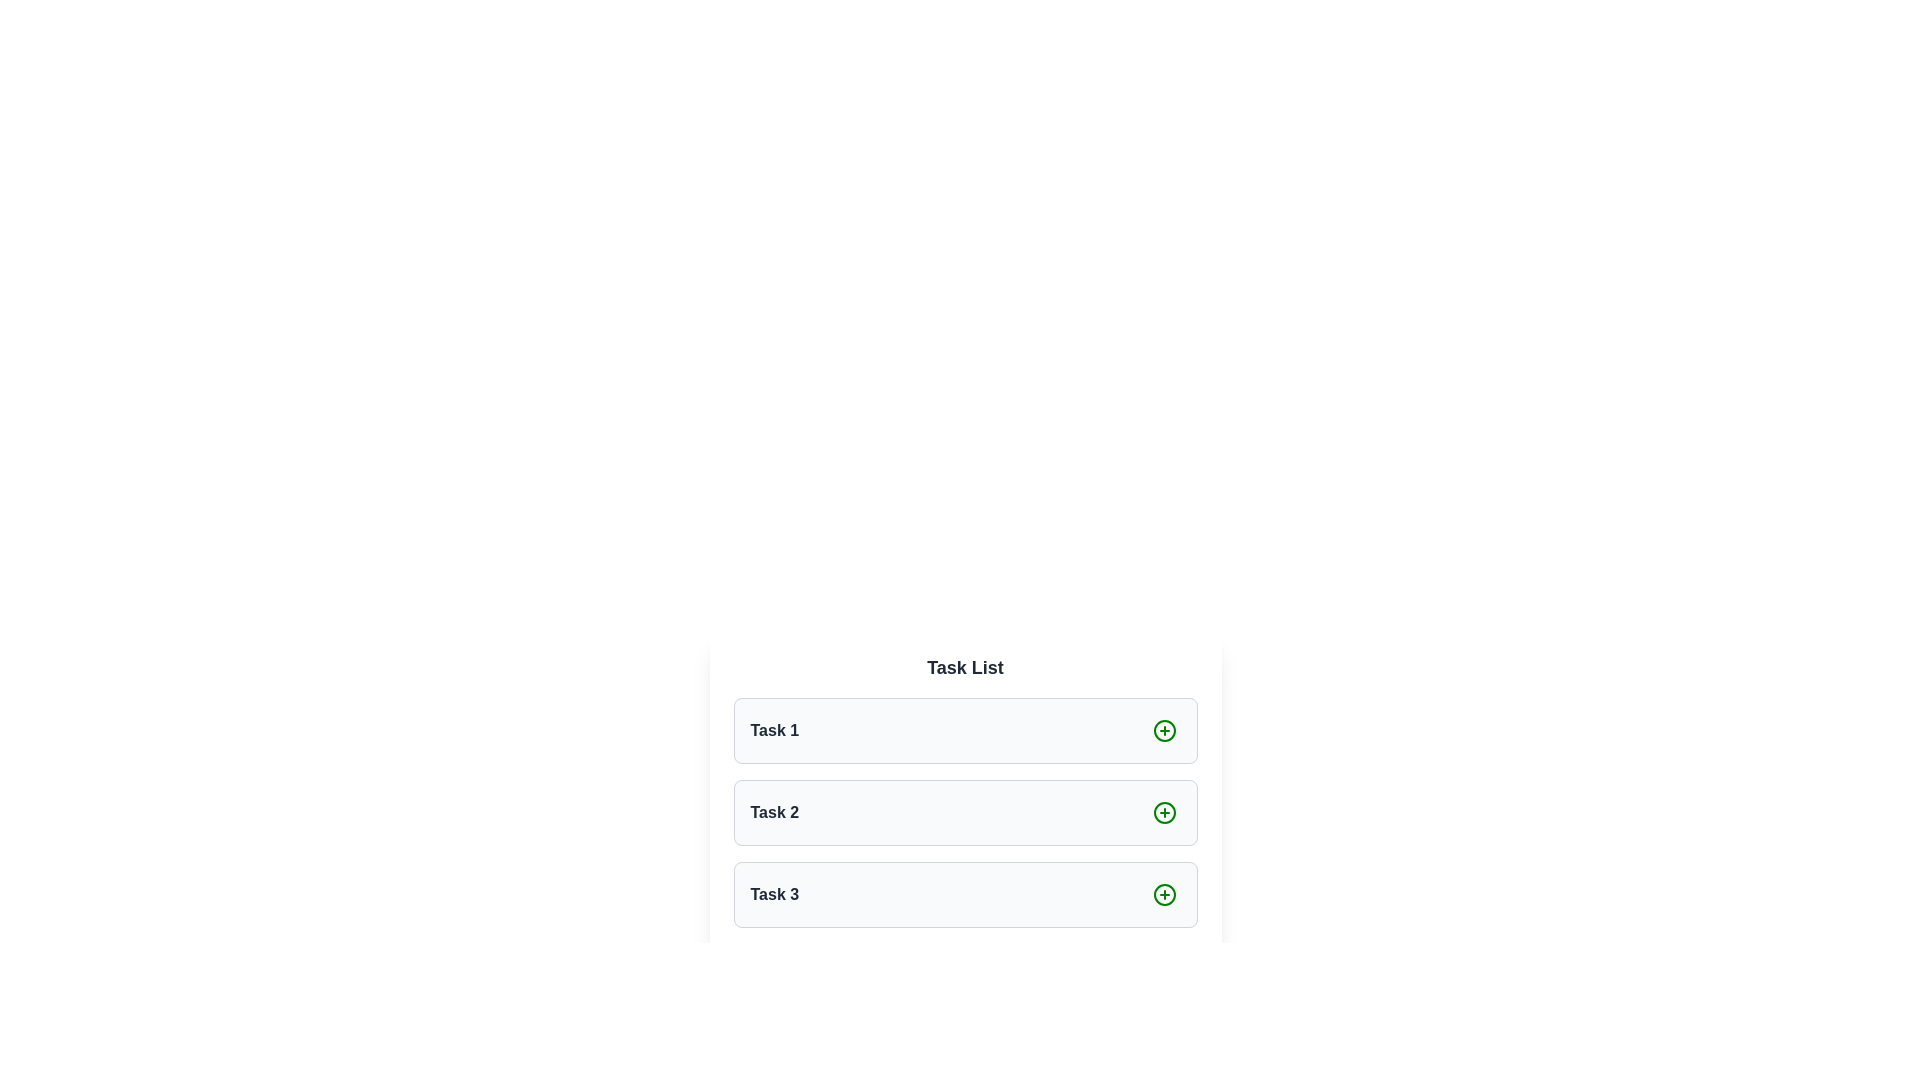 The height and width of the screenshot is (1080, 1920). What do you see at coordinates (965, 667) in the screenshot?
I see `the header text element that serves as the title for the list of tasks, positioned centrally at the top of the interface` at bounding box center [965, 667].